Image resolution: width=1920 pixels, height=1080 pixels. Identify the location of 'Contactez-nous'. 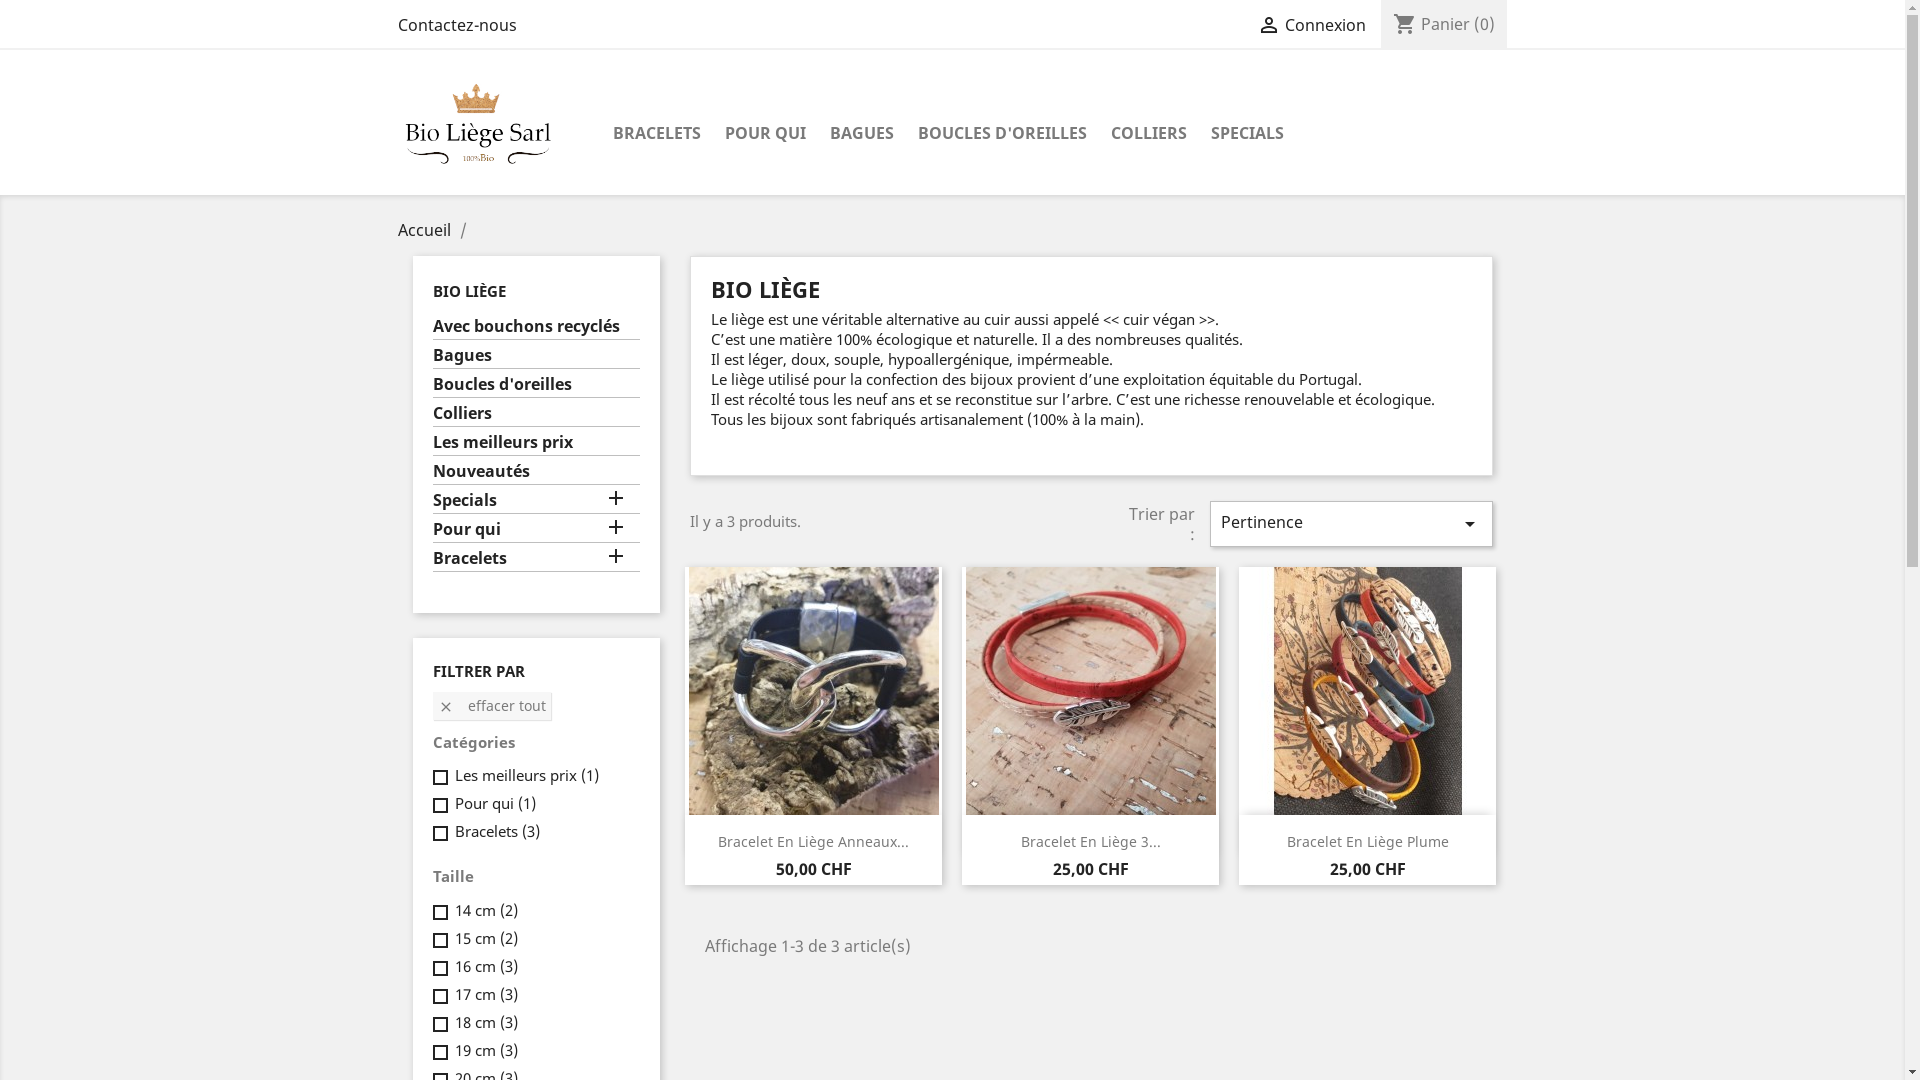
(456, 24).